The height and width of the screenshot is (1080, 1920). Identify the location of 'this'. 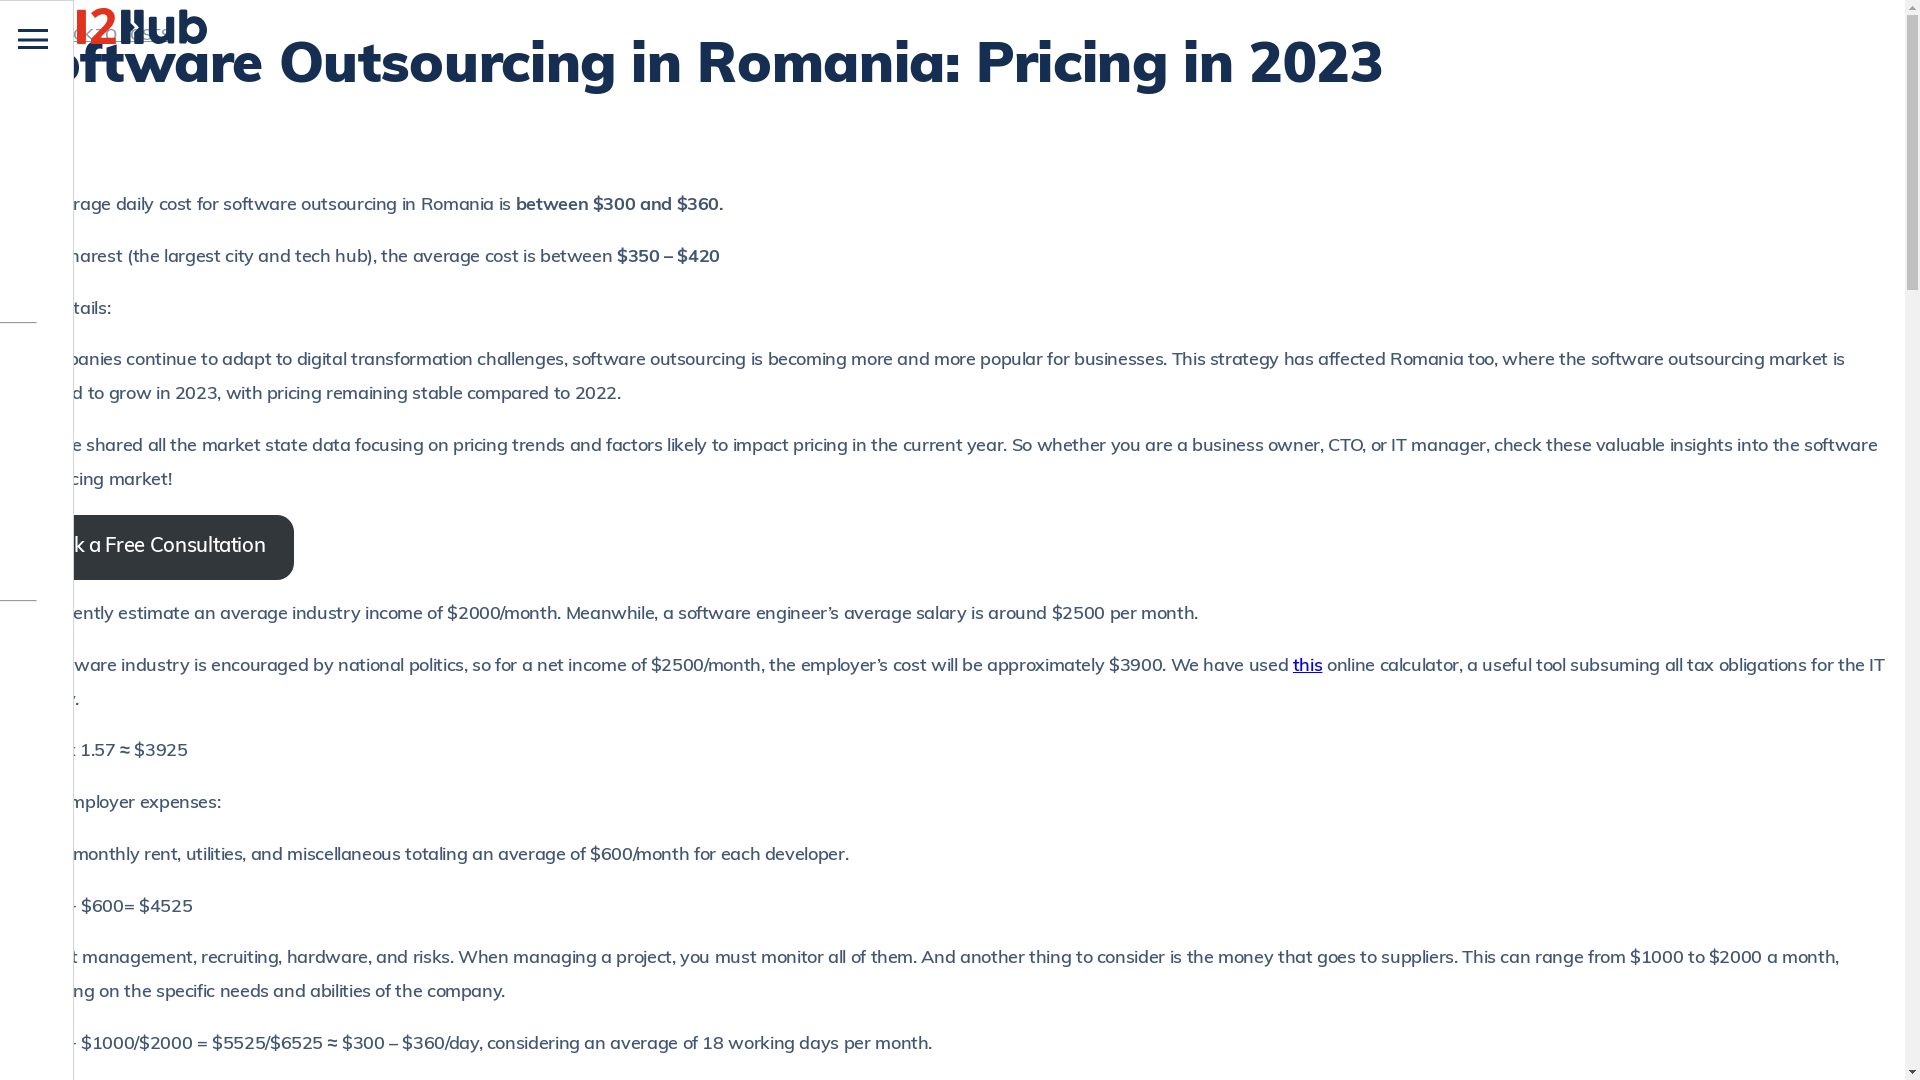
(1308, 666).